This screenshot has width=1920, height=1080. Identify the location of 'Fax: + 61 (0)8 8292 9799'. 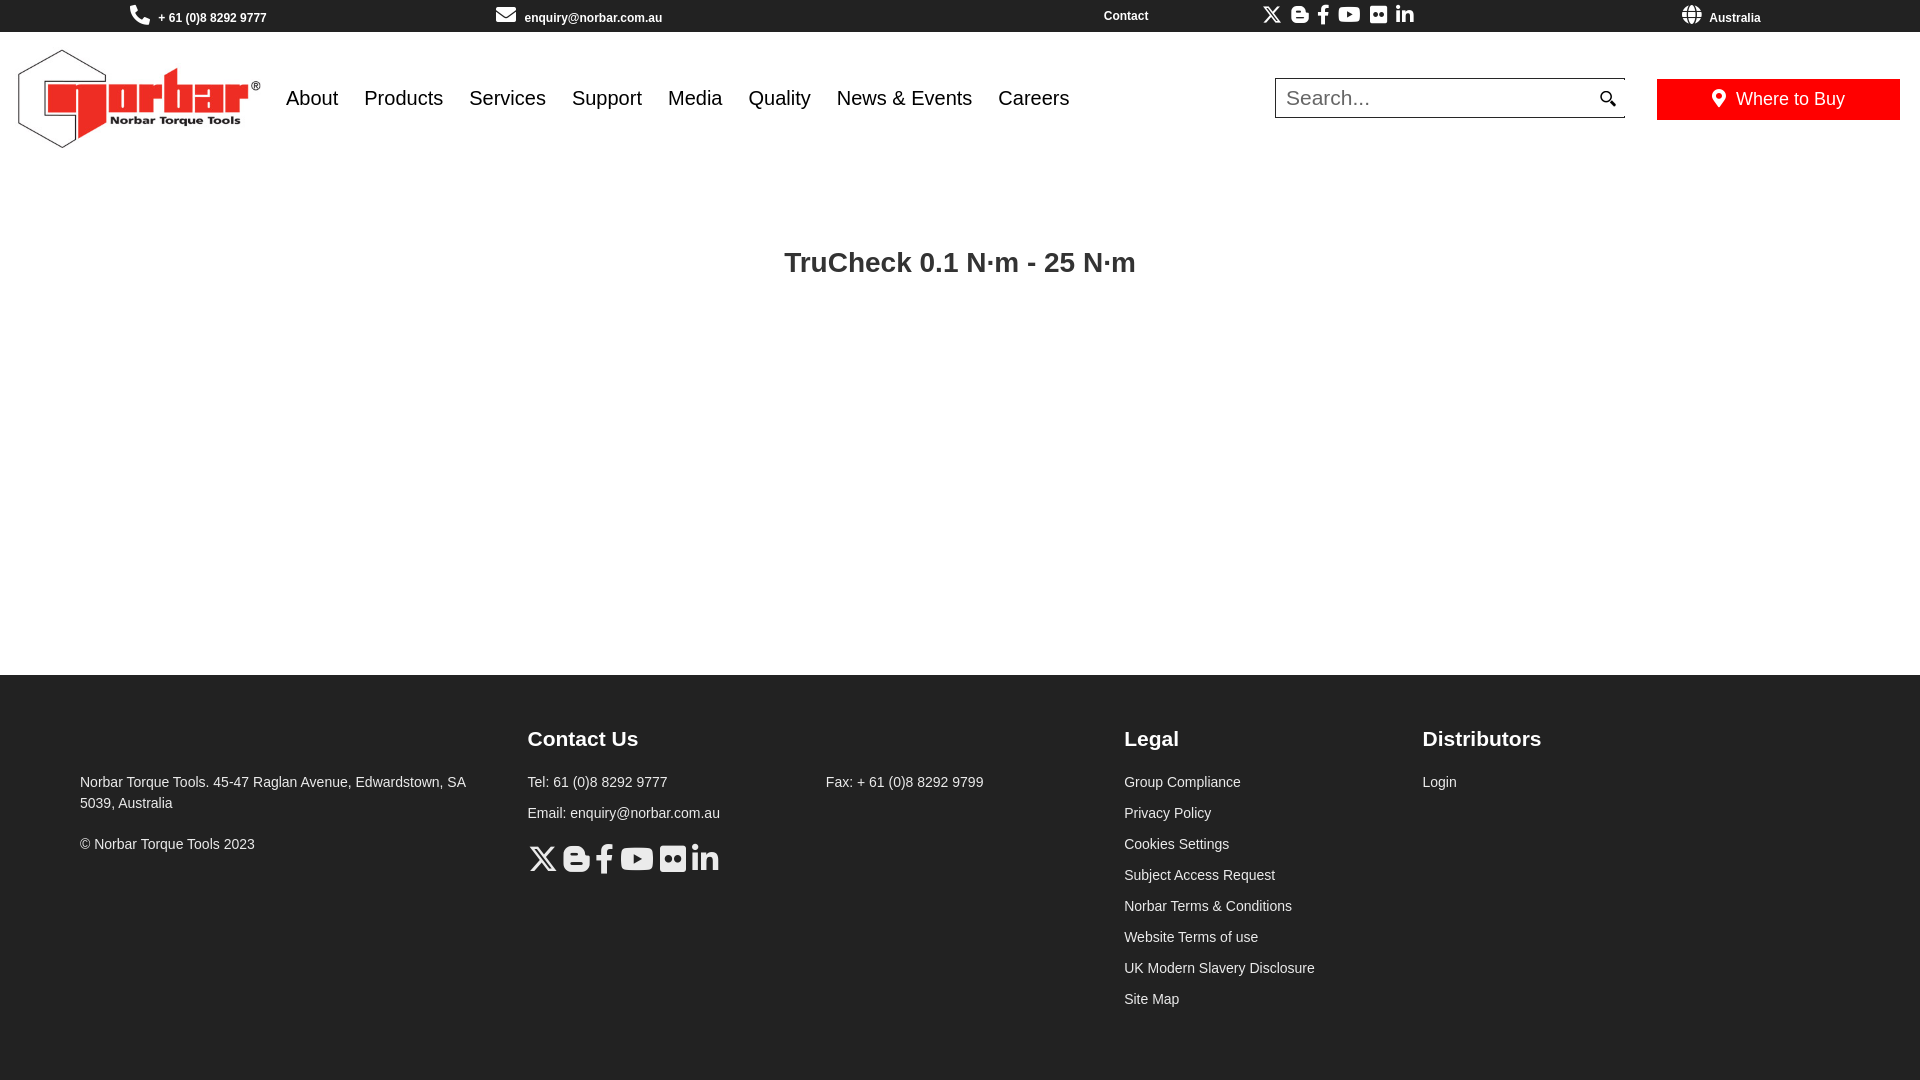
(904, 781).